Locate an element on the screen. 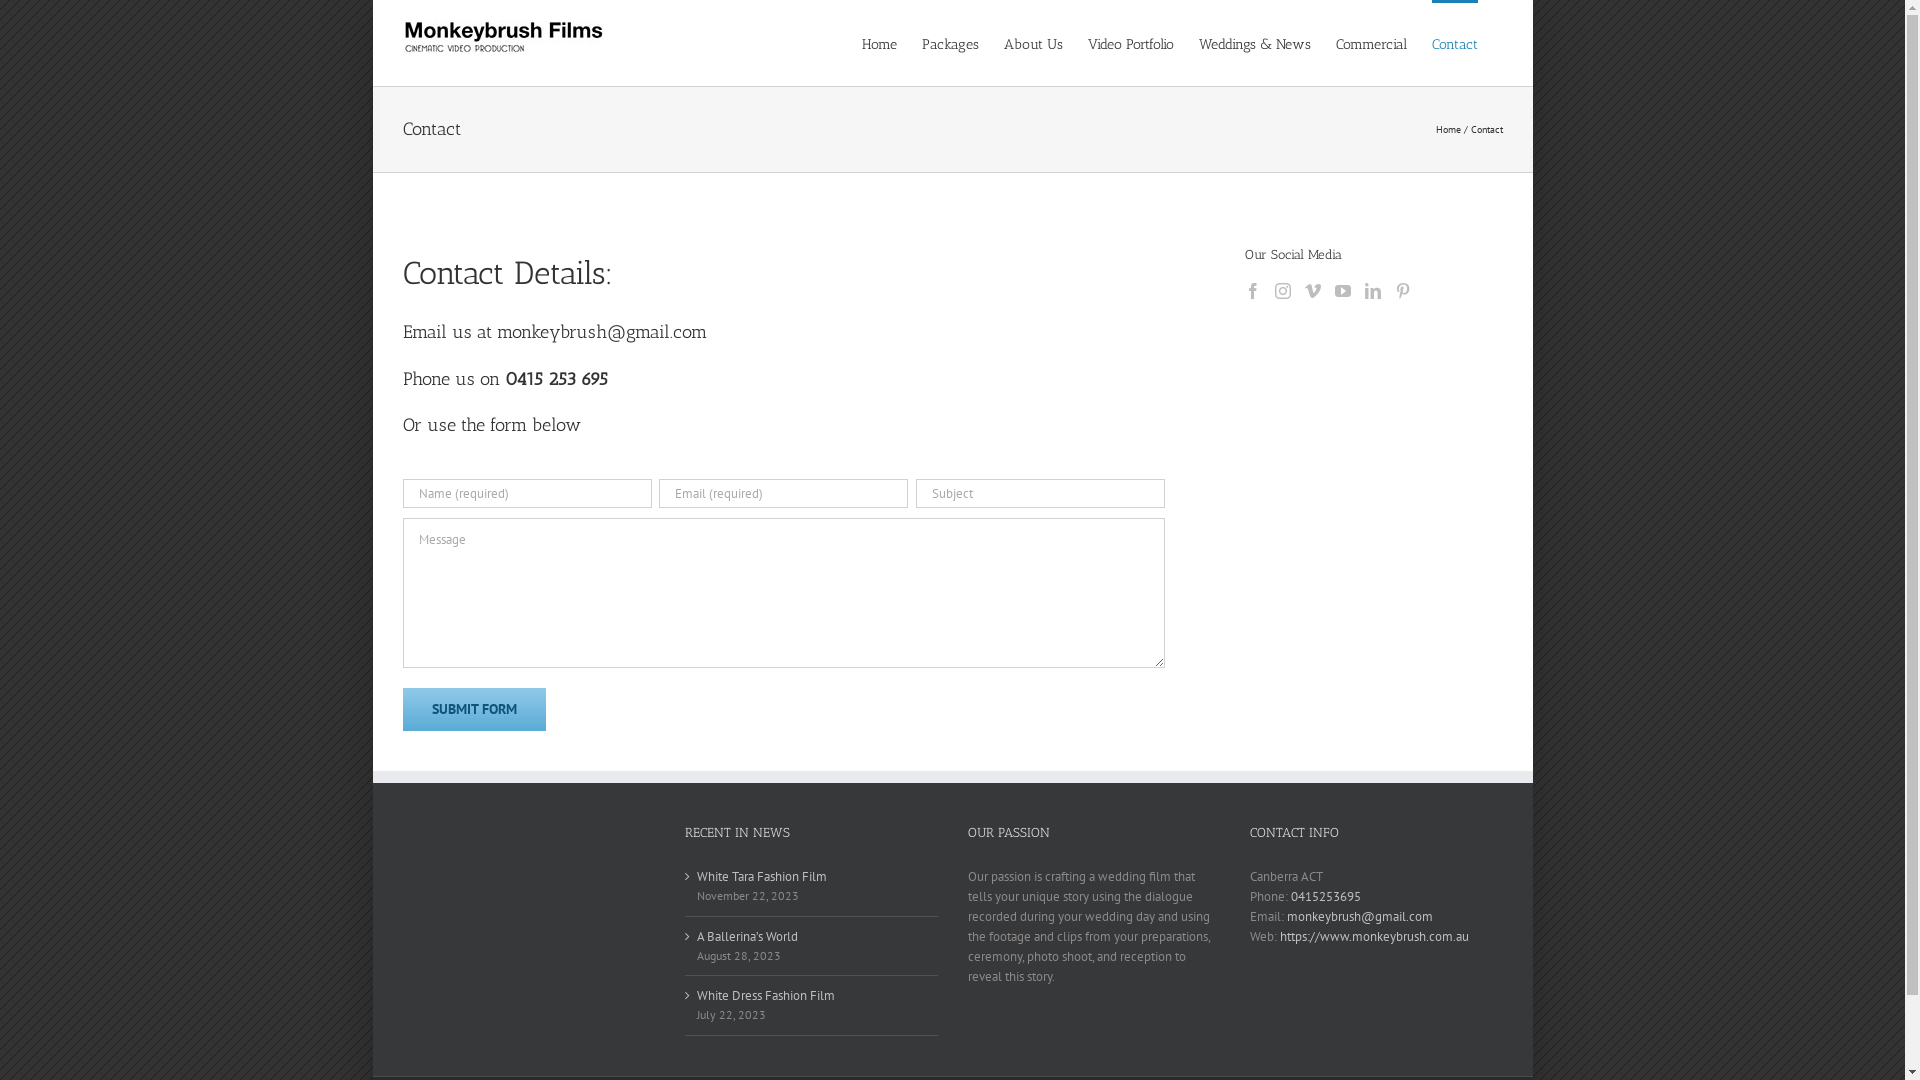  'White Dress Fashion Film' is located at coordinates (812, 995).